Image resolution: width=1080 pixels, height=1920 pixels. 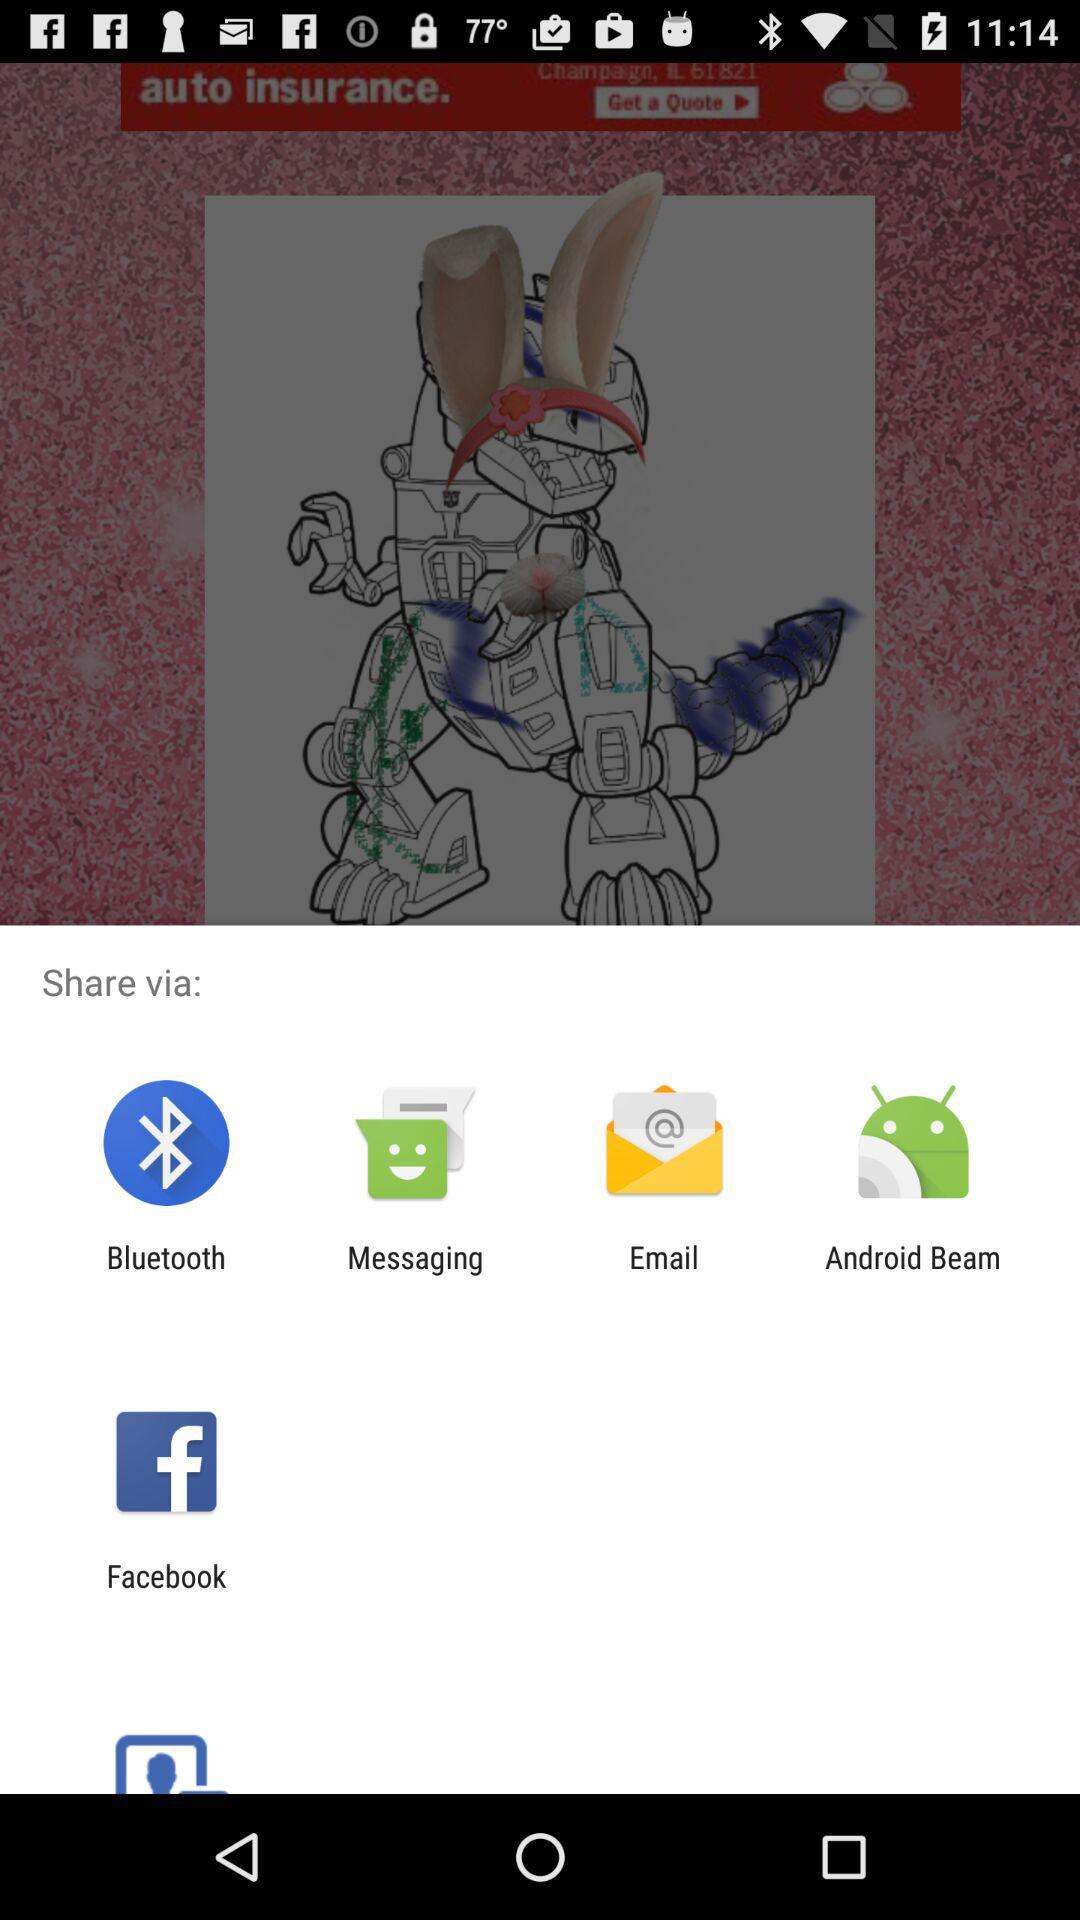 What do you see at coordinates (664, 1274) in the screenshot?
I see `icon to the right of the messaging app` at bounding box center [664, 1274].